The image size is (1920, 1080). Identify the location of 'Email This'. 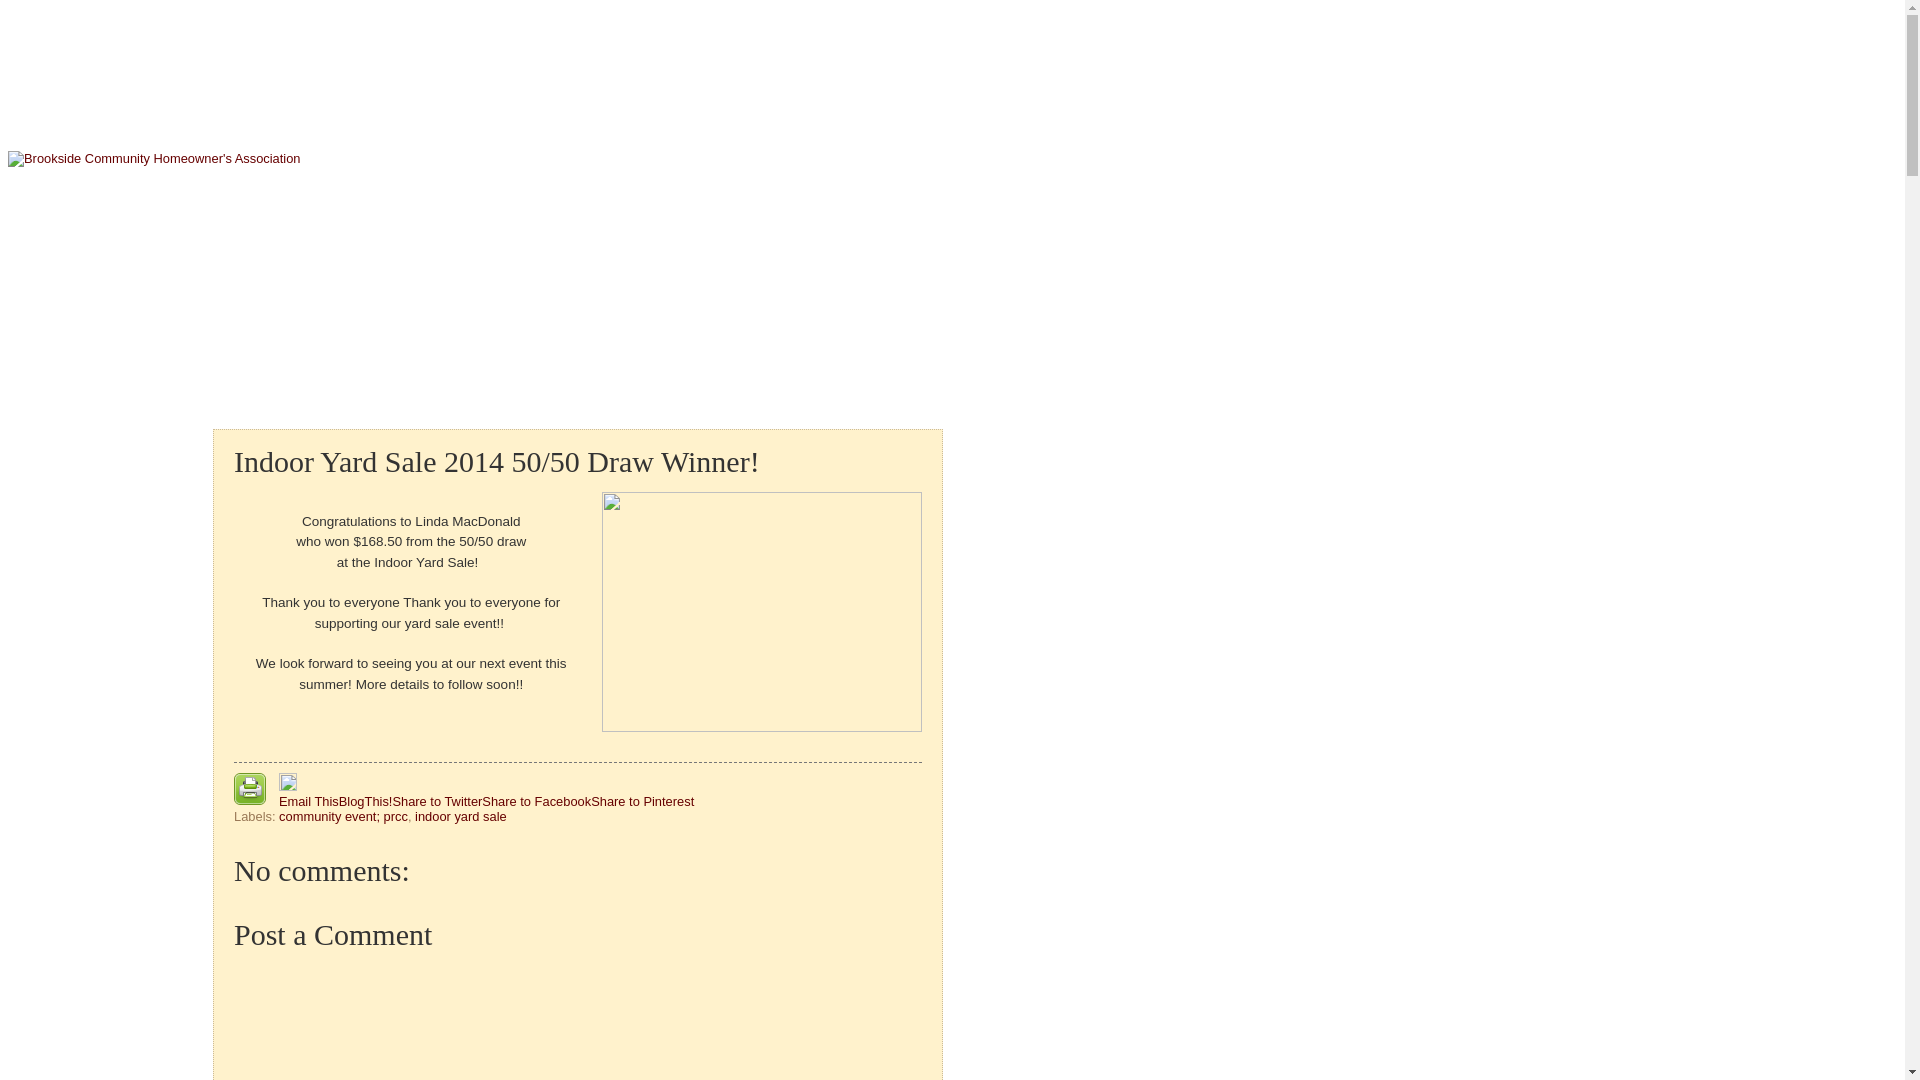
(307, 800).